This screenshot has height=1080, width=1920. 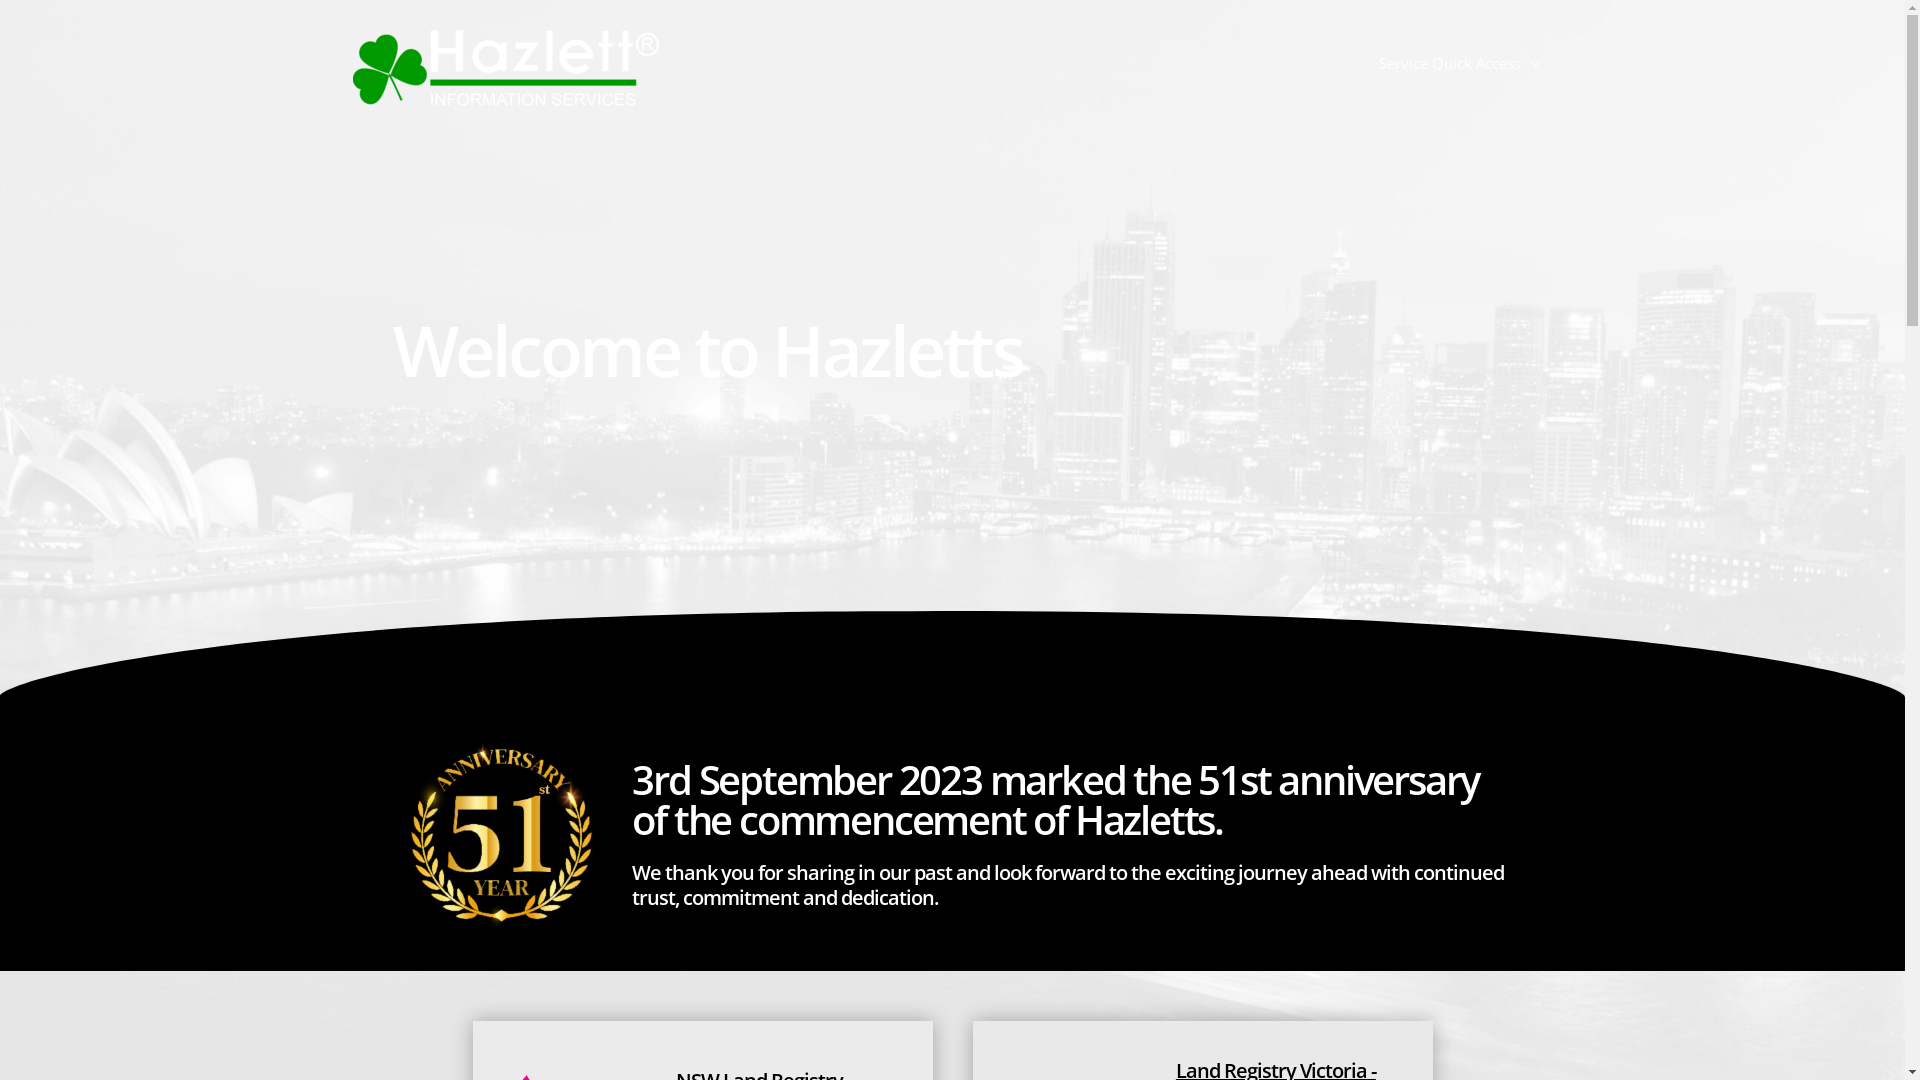 I want to click on 'Service Quick Access', so click(x=1459, y=61).